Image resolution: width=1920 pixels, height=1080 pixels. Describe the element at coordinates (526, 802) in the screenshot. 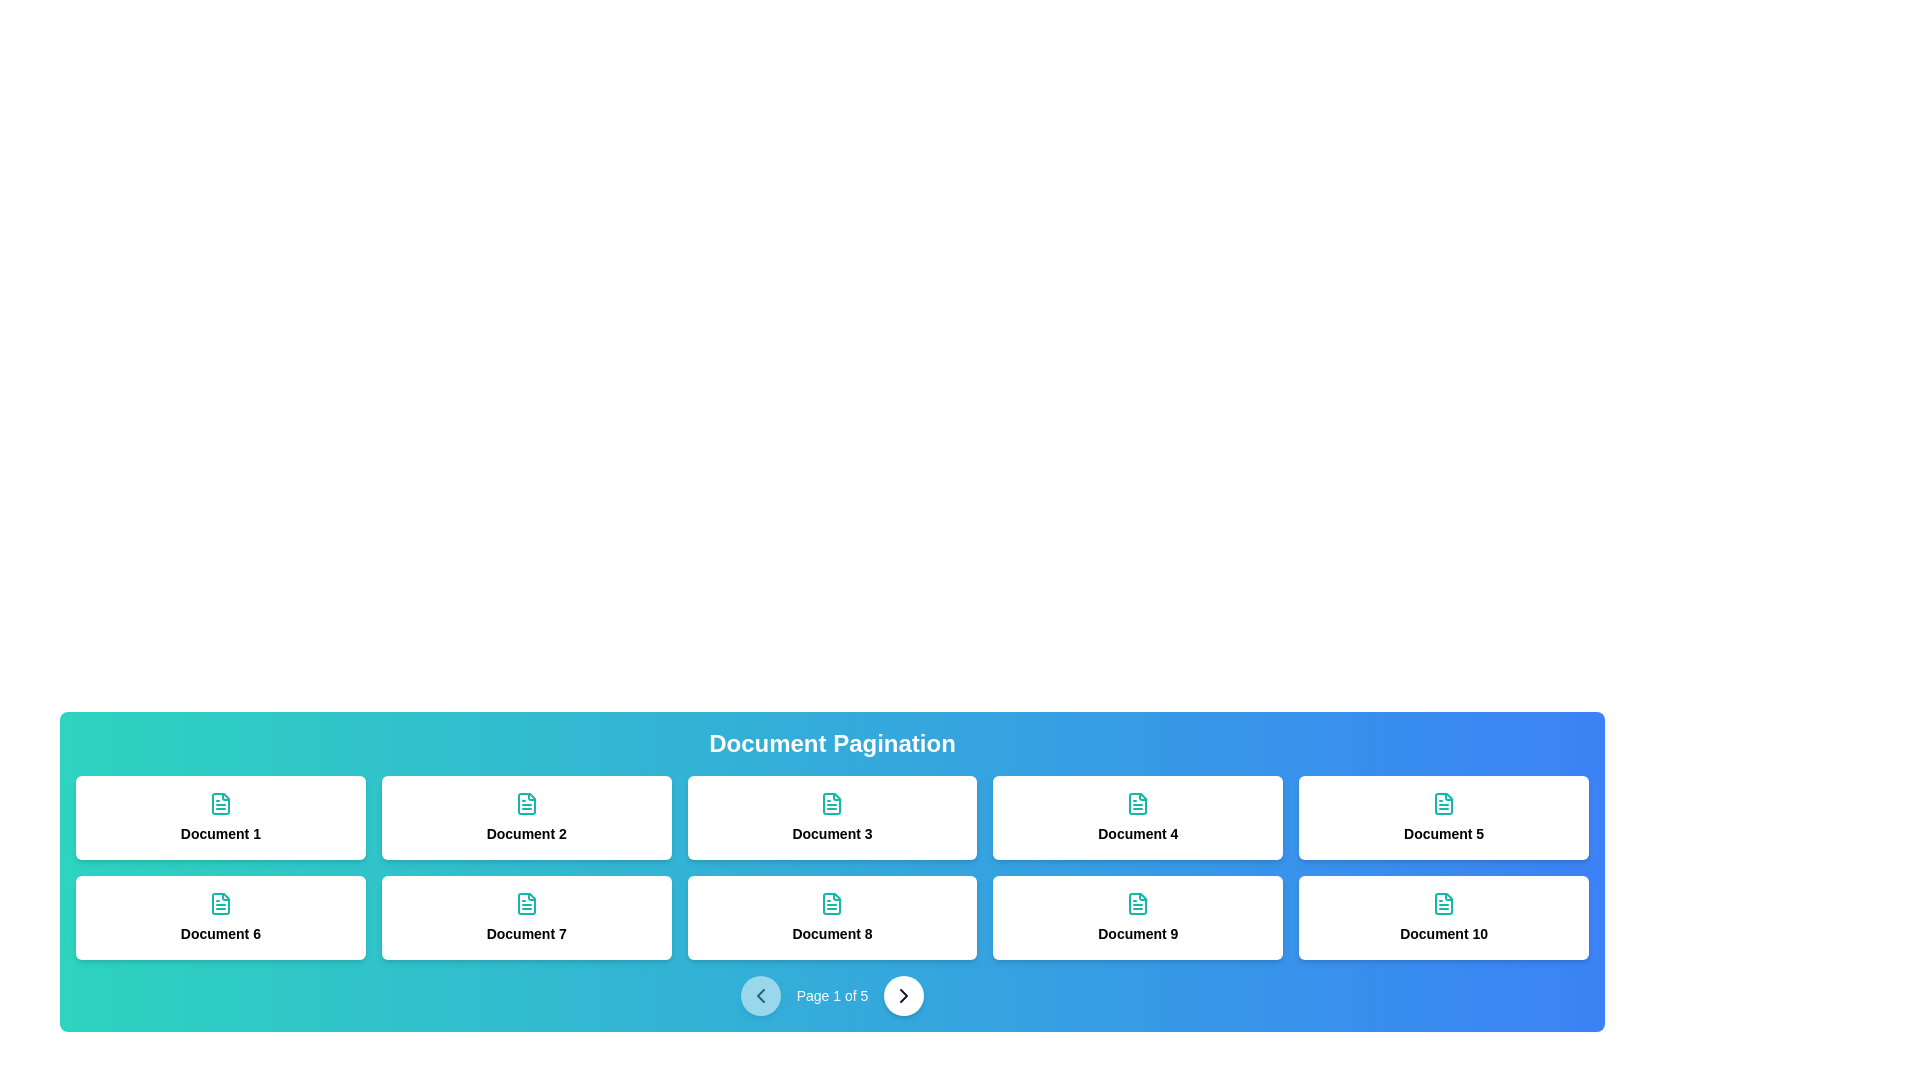

I see `SVG icon representing 'Document 2' for properties in developer tools by clicking on its center` at that location.